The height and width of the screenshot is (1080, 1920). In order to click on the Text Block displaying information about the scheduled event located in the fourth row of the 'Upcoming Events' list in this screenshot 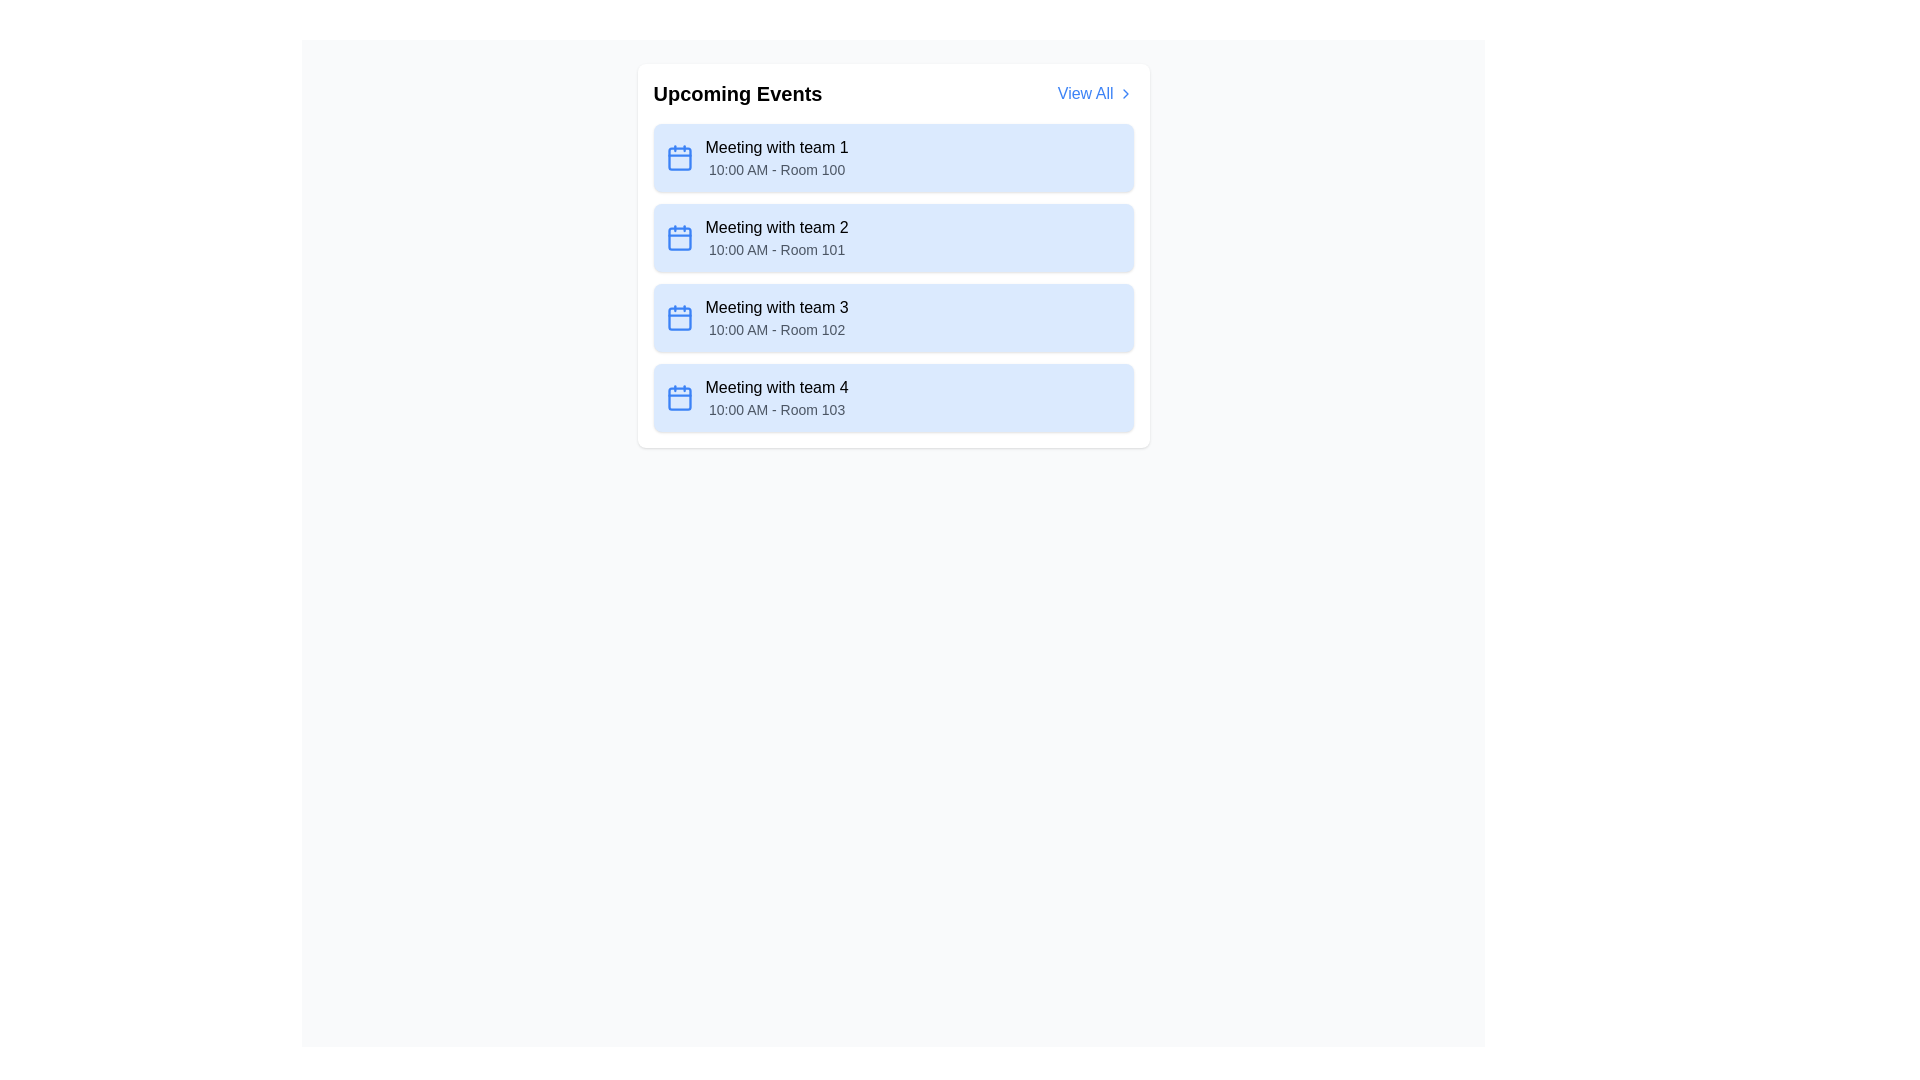, I will do `click(776, 397)`.